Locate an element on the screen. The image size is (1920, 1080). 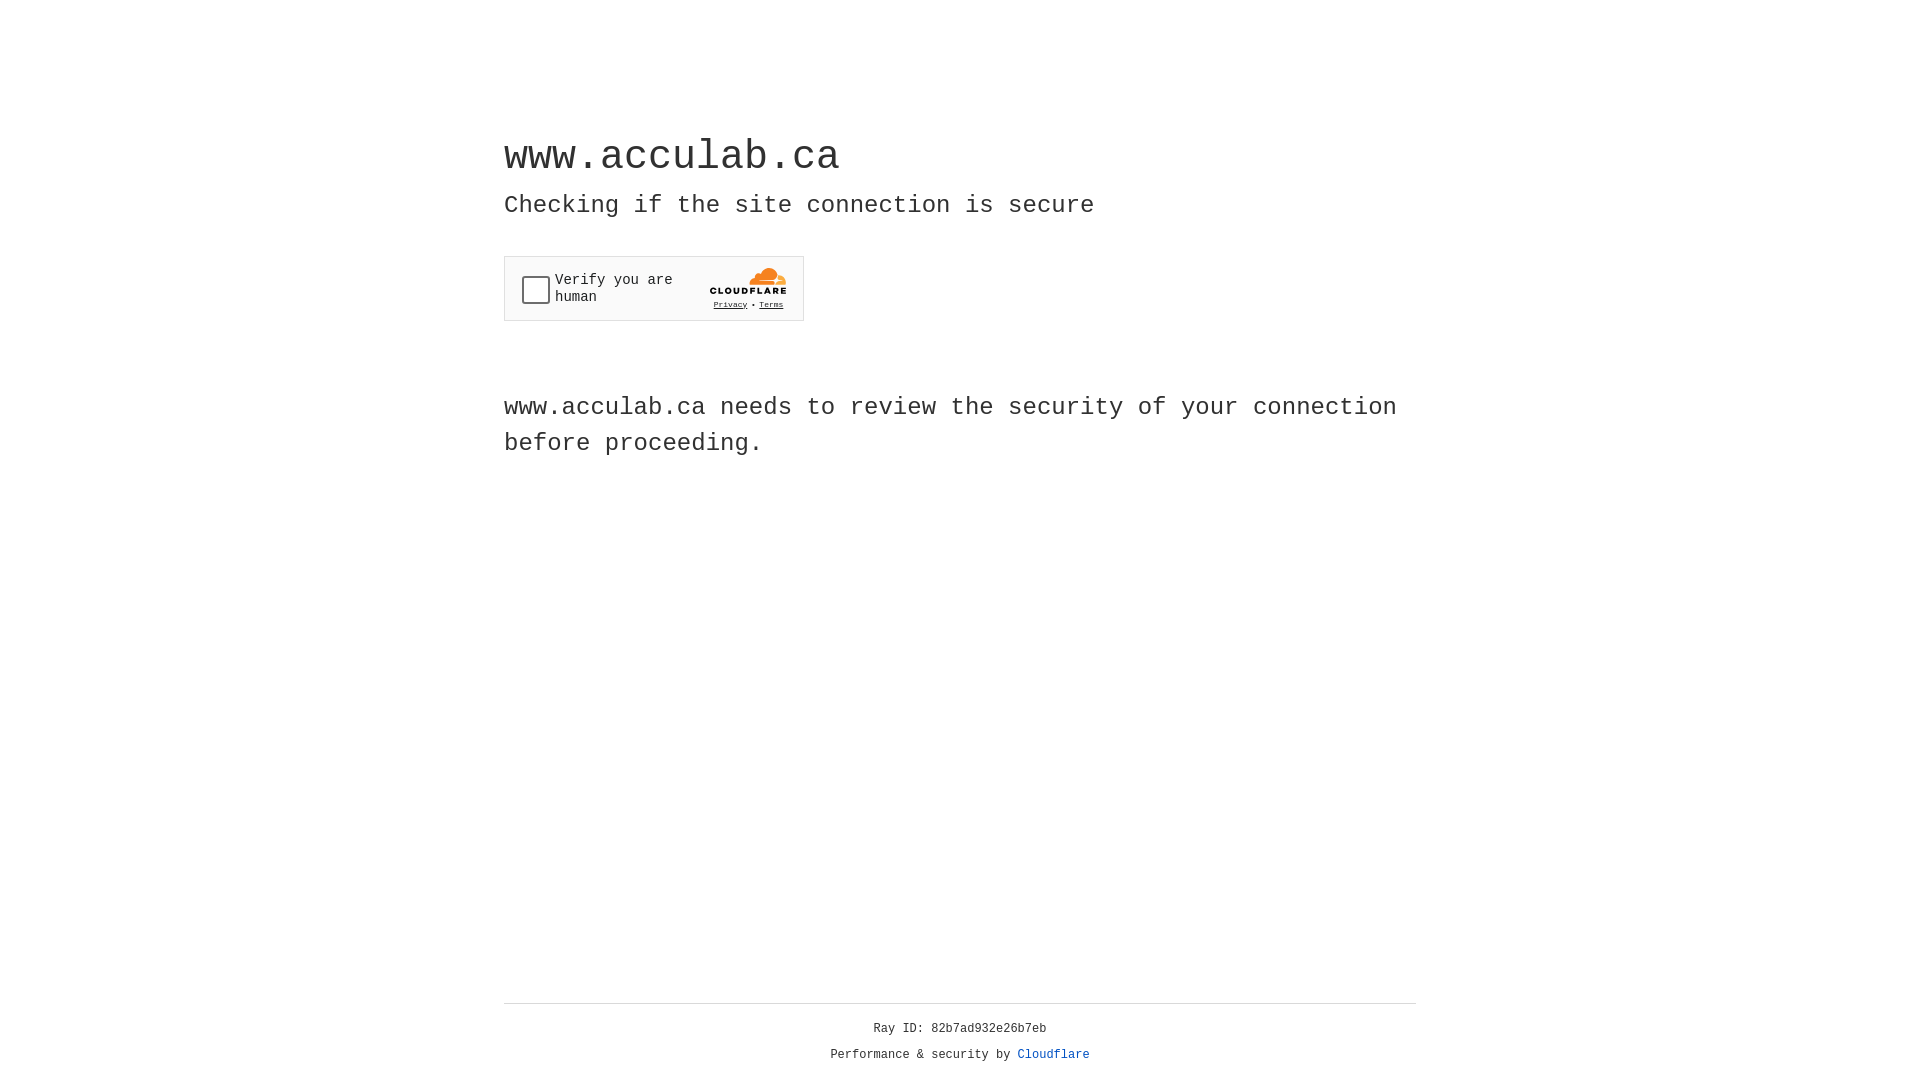
'Cloudflare' is located at coordinates (1053, 1054).